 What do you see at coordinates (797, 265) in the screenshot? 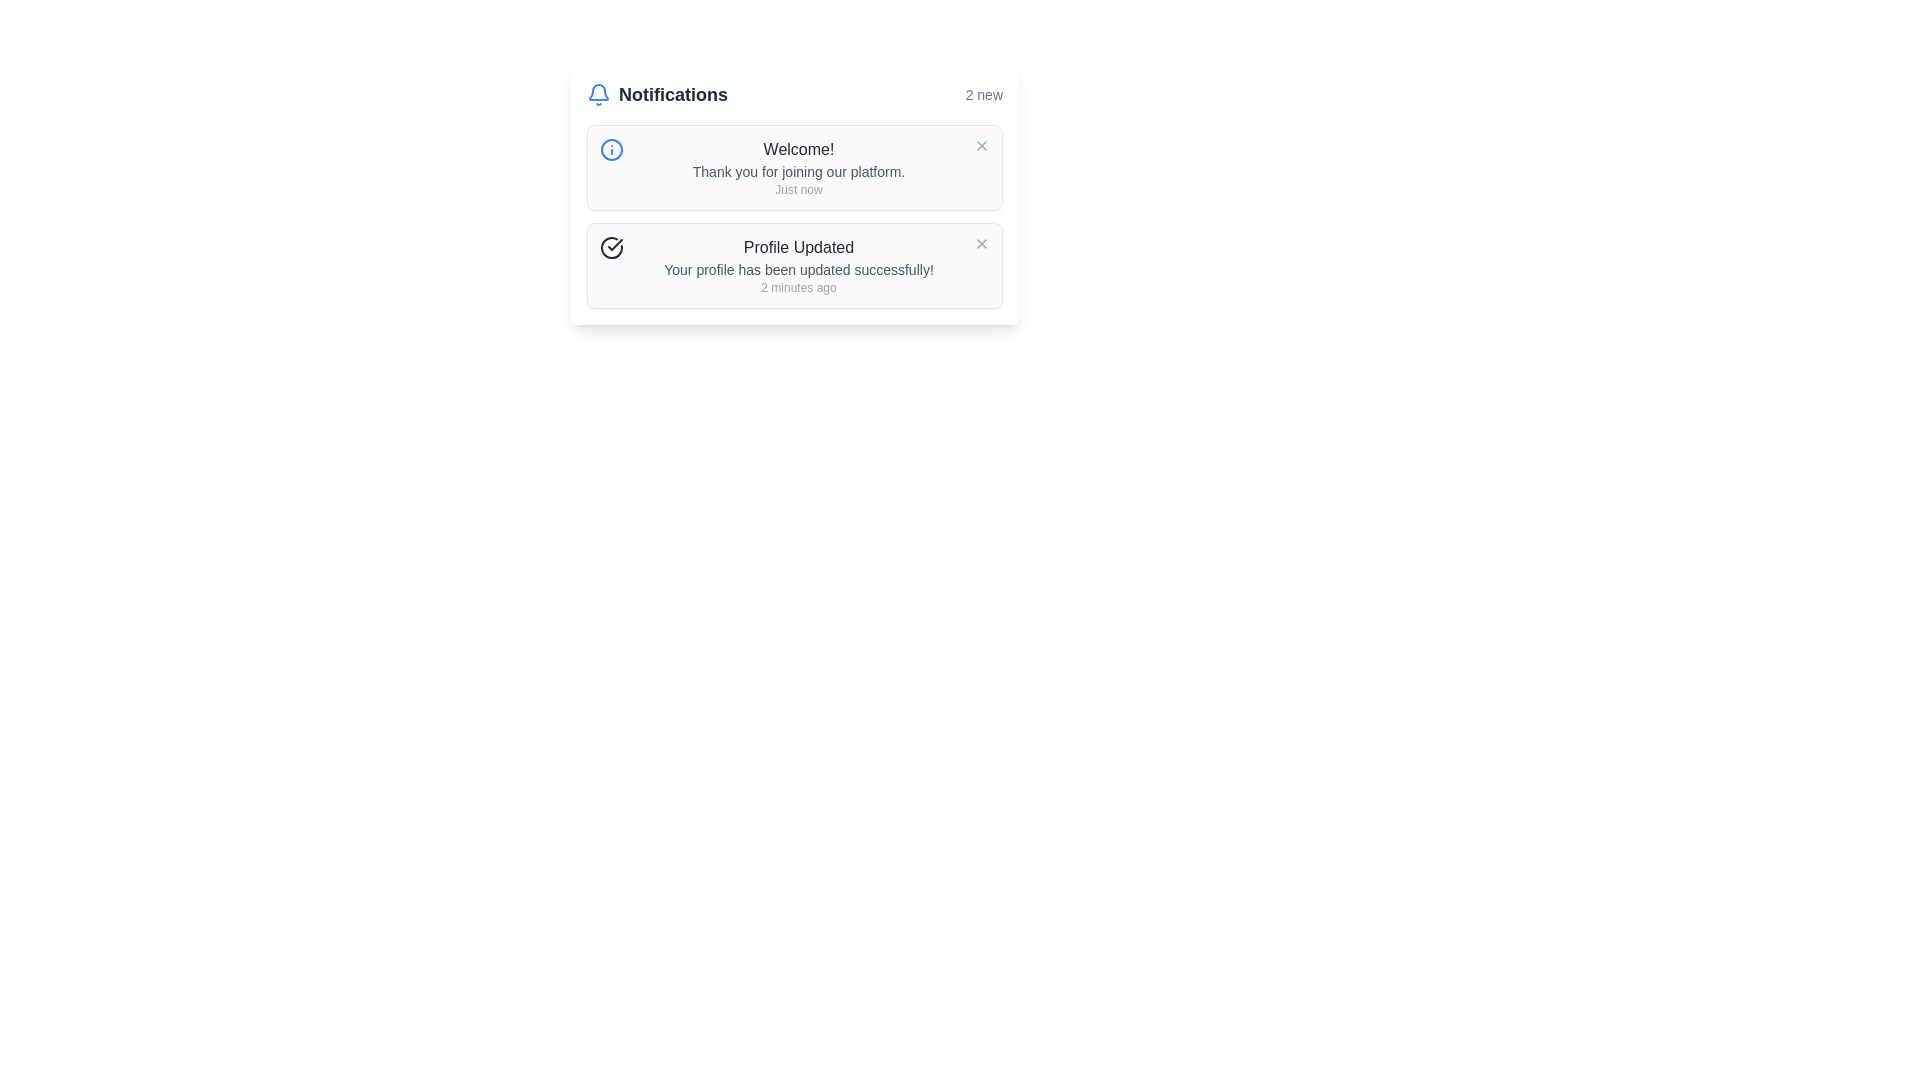
I see `the Notification message block that indicates the user's profile has been updated successfully` at bounding box center [797, 265].